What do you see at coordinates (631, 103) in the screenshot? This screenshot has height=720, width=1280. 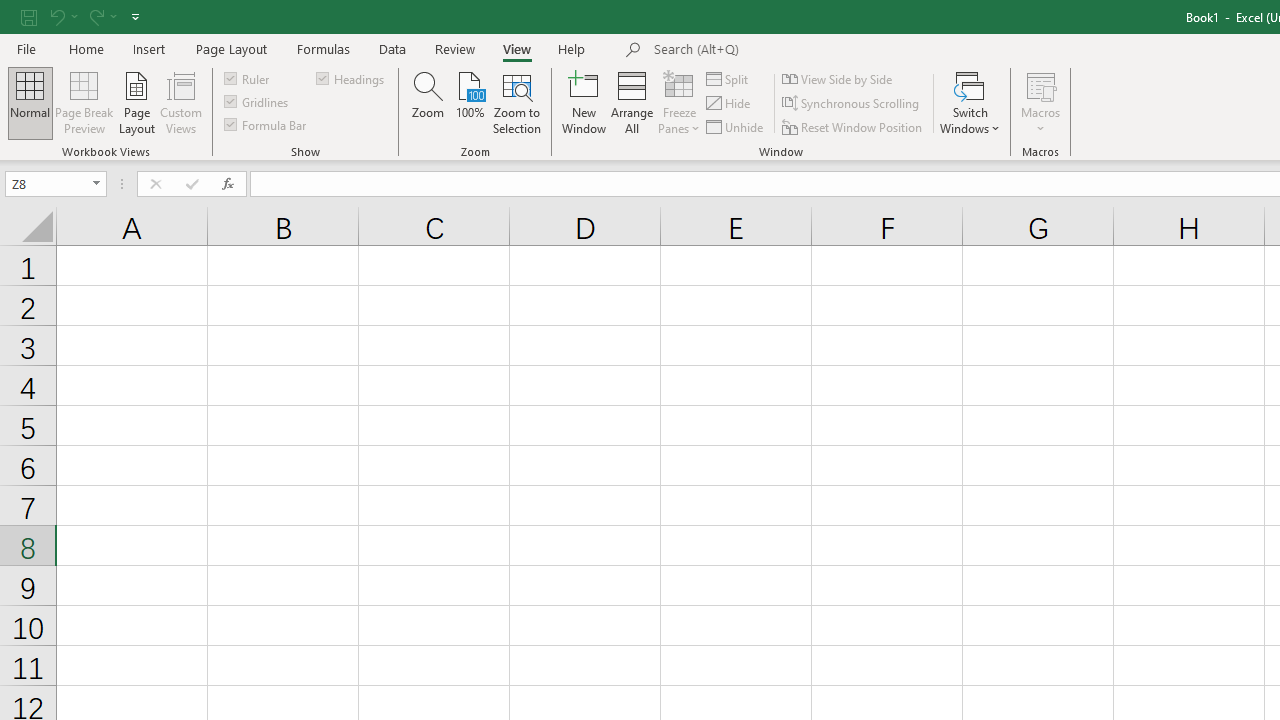 I see `'Arrange All'` at bounding box center [631, 103].